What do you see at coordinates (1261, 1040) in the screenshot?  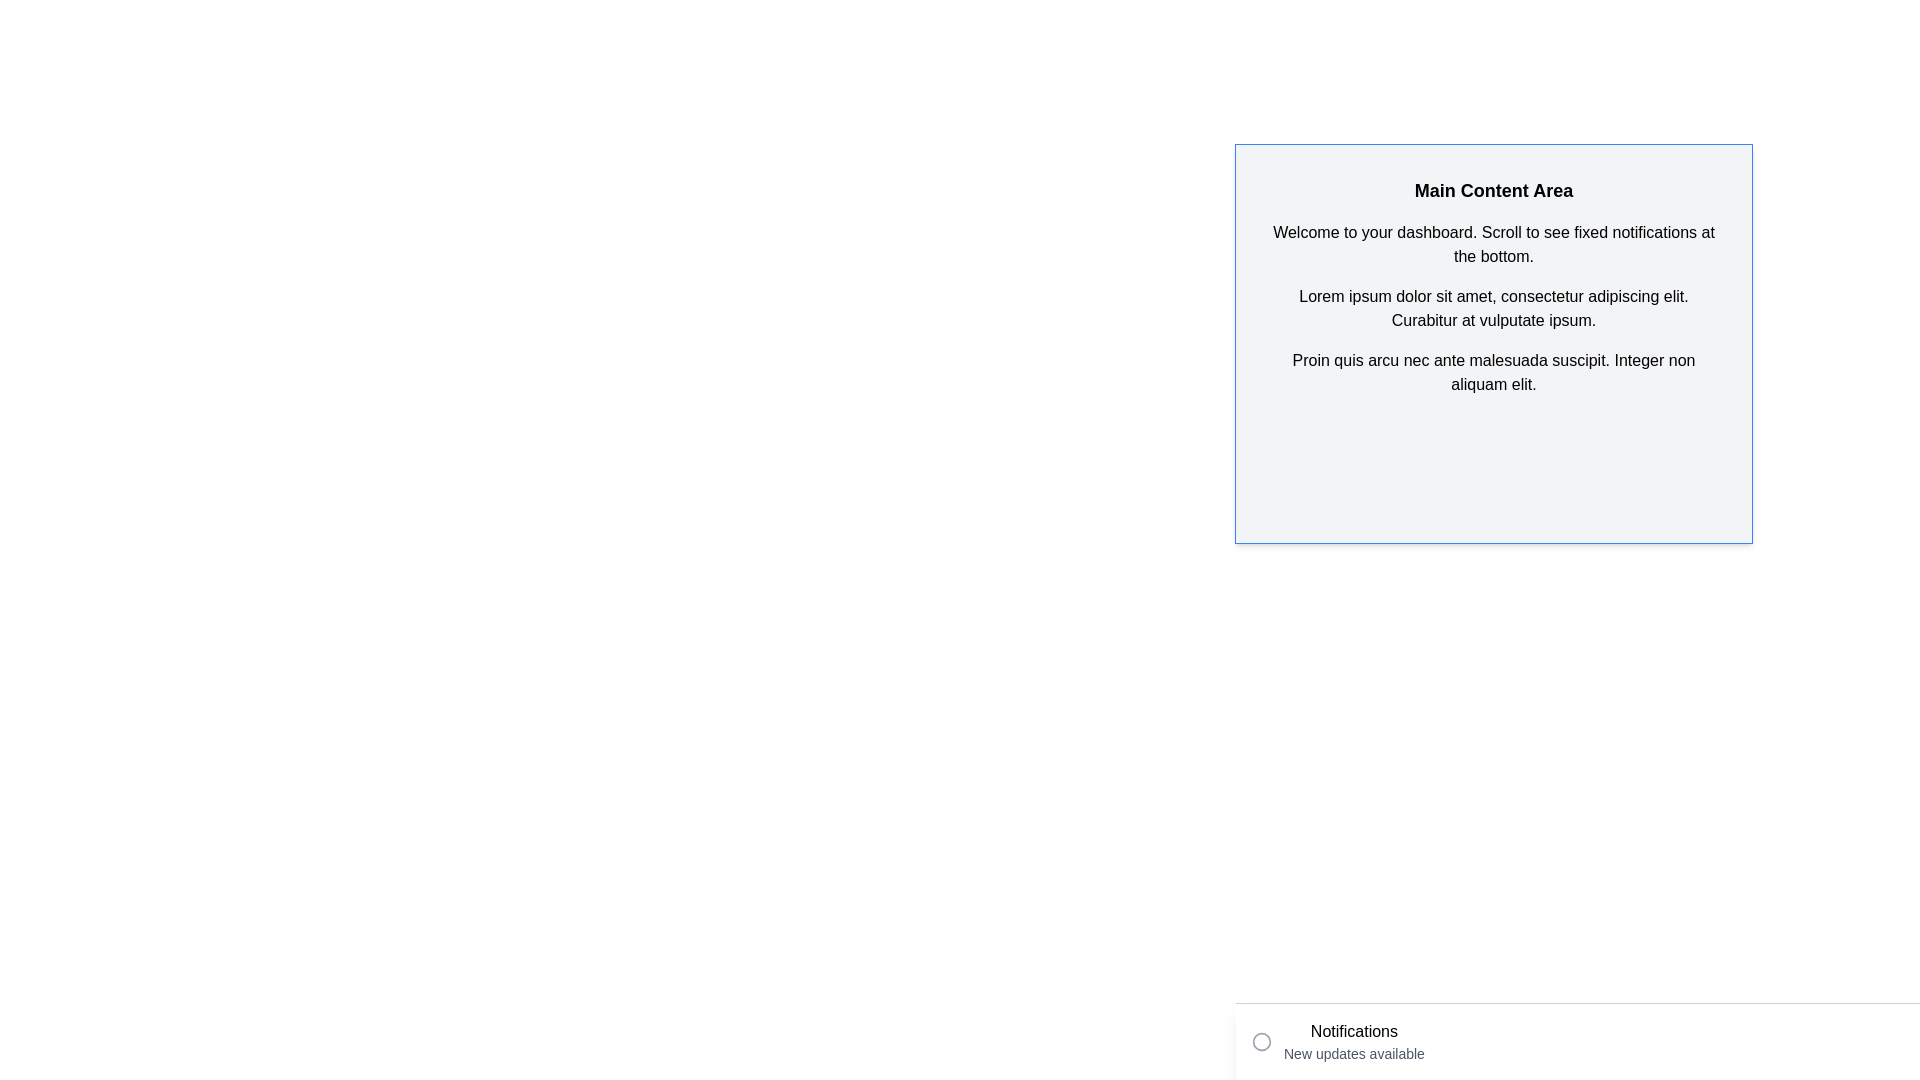 I see `the circular icon with a gray border located in the notification bar at the bottom-right corner of the interface, near the 'Notifications' label` at bounding box center [1261, 1040].